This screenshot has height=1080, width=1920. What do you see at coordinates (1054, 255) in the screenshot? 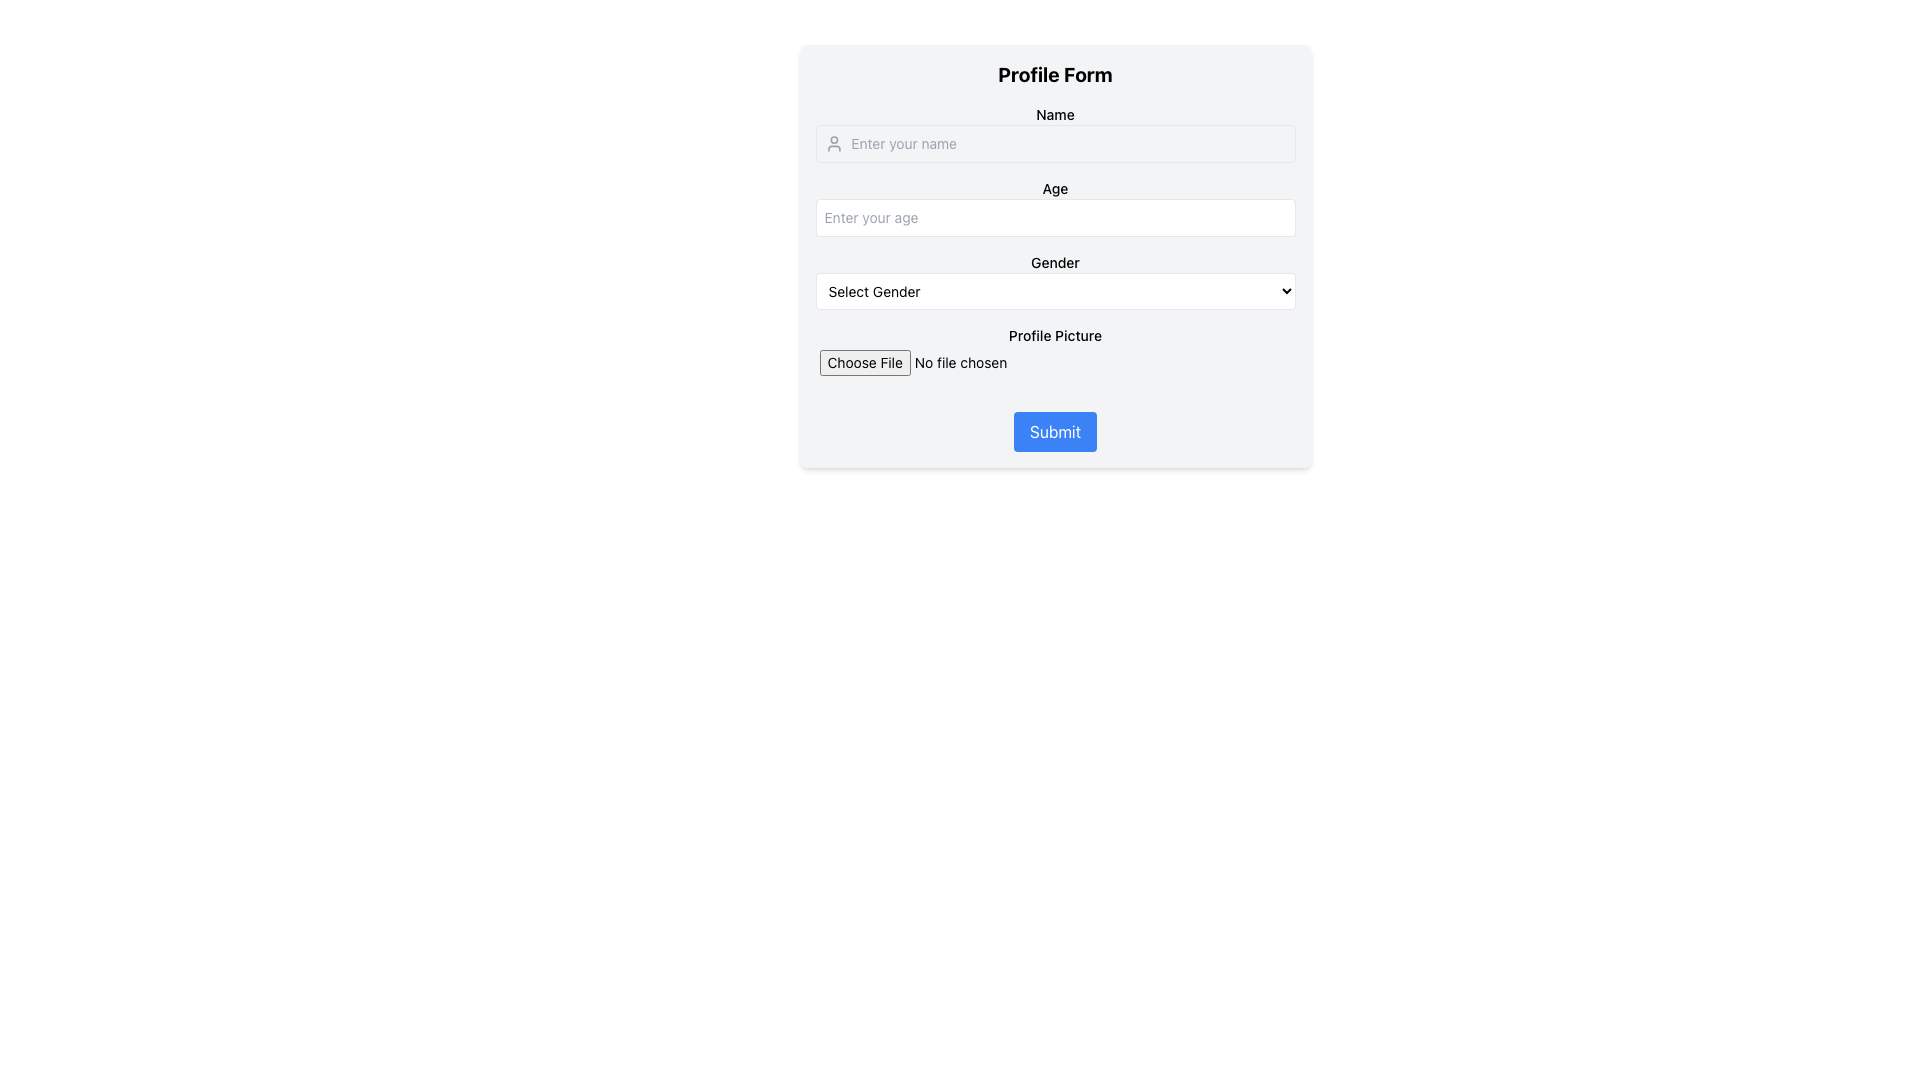
I see `the gender dropdown menu located under the 'Gender' label in the 'Profile Form'` at bounding box center [1054, 255].